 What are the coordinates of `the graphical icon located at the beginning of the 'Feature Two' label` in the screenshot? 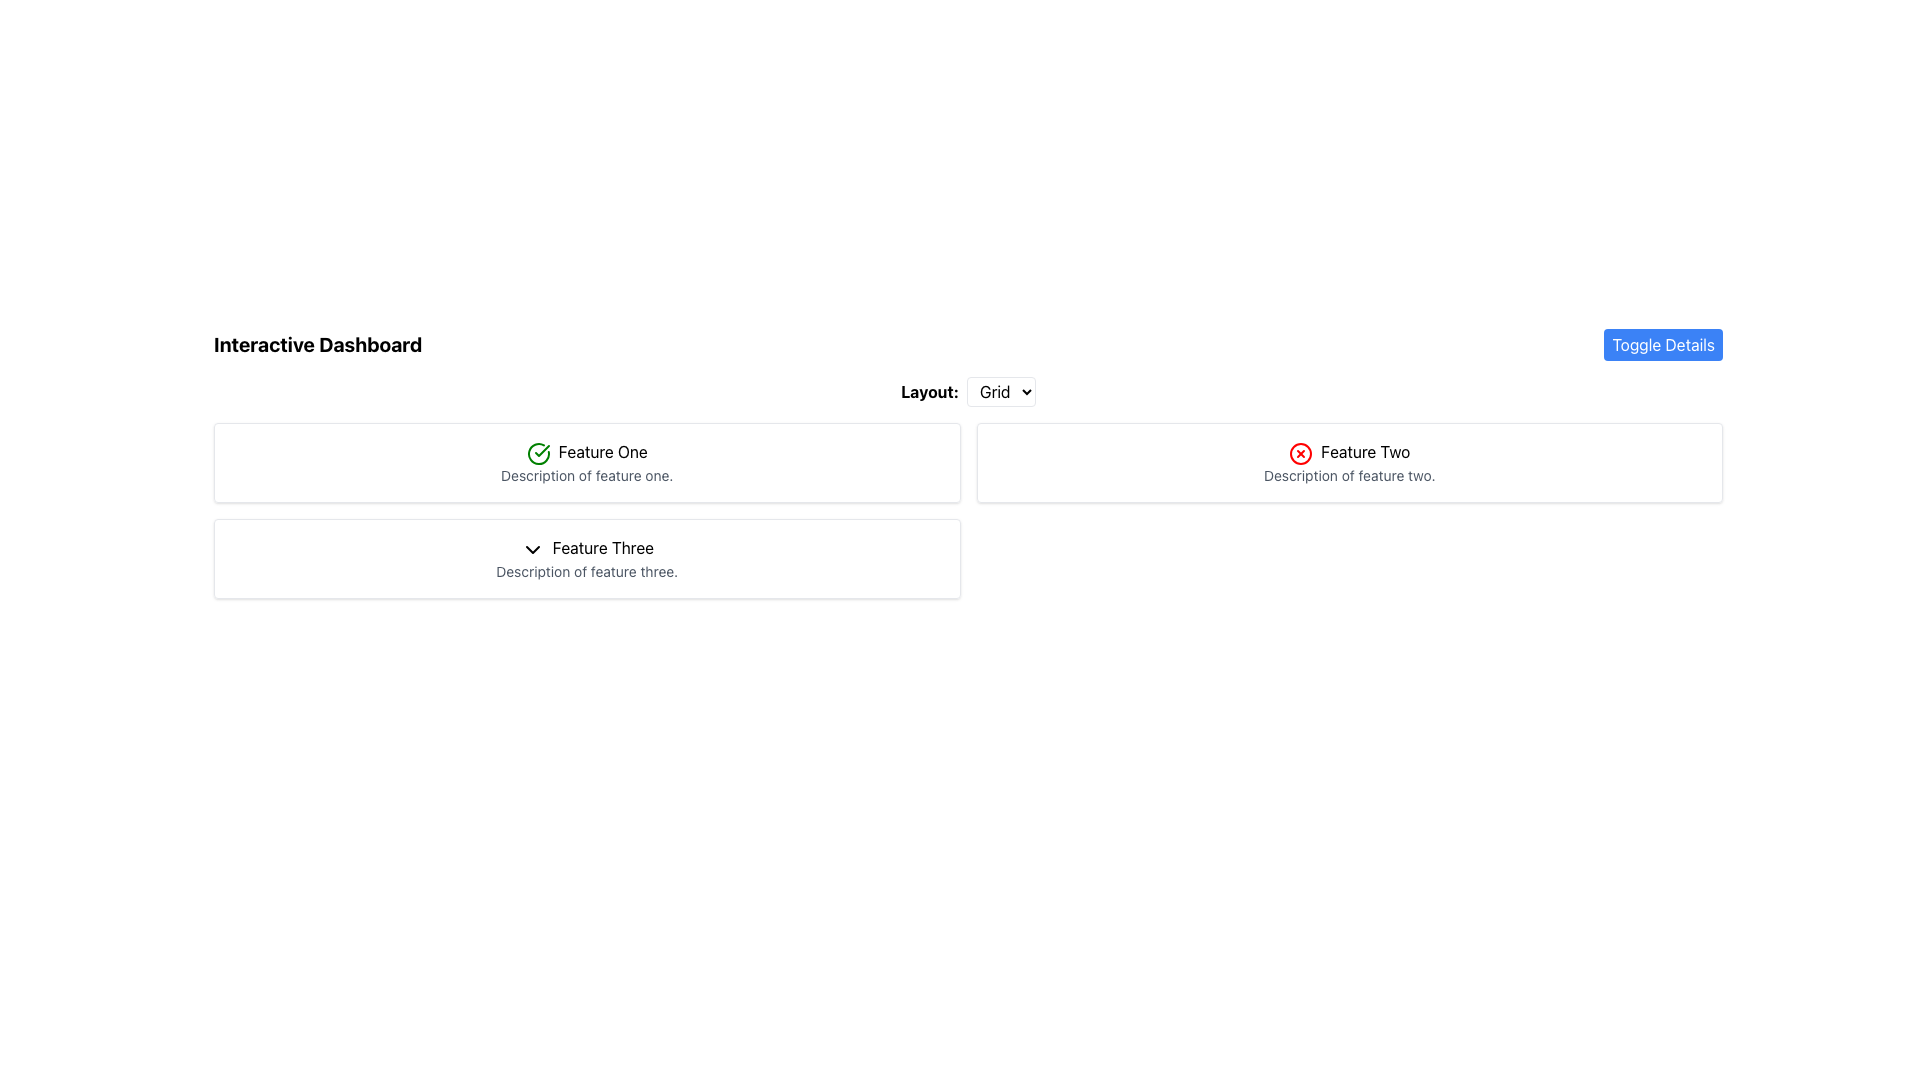 It's located at (1301, 453).